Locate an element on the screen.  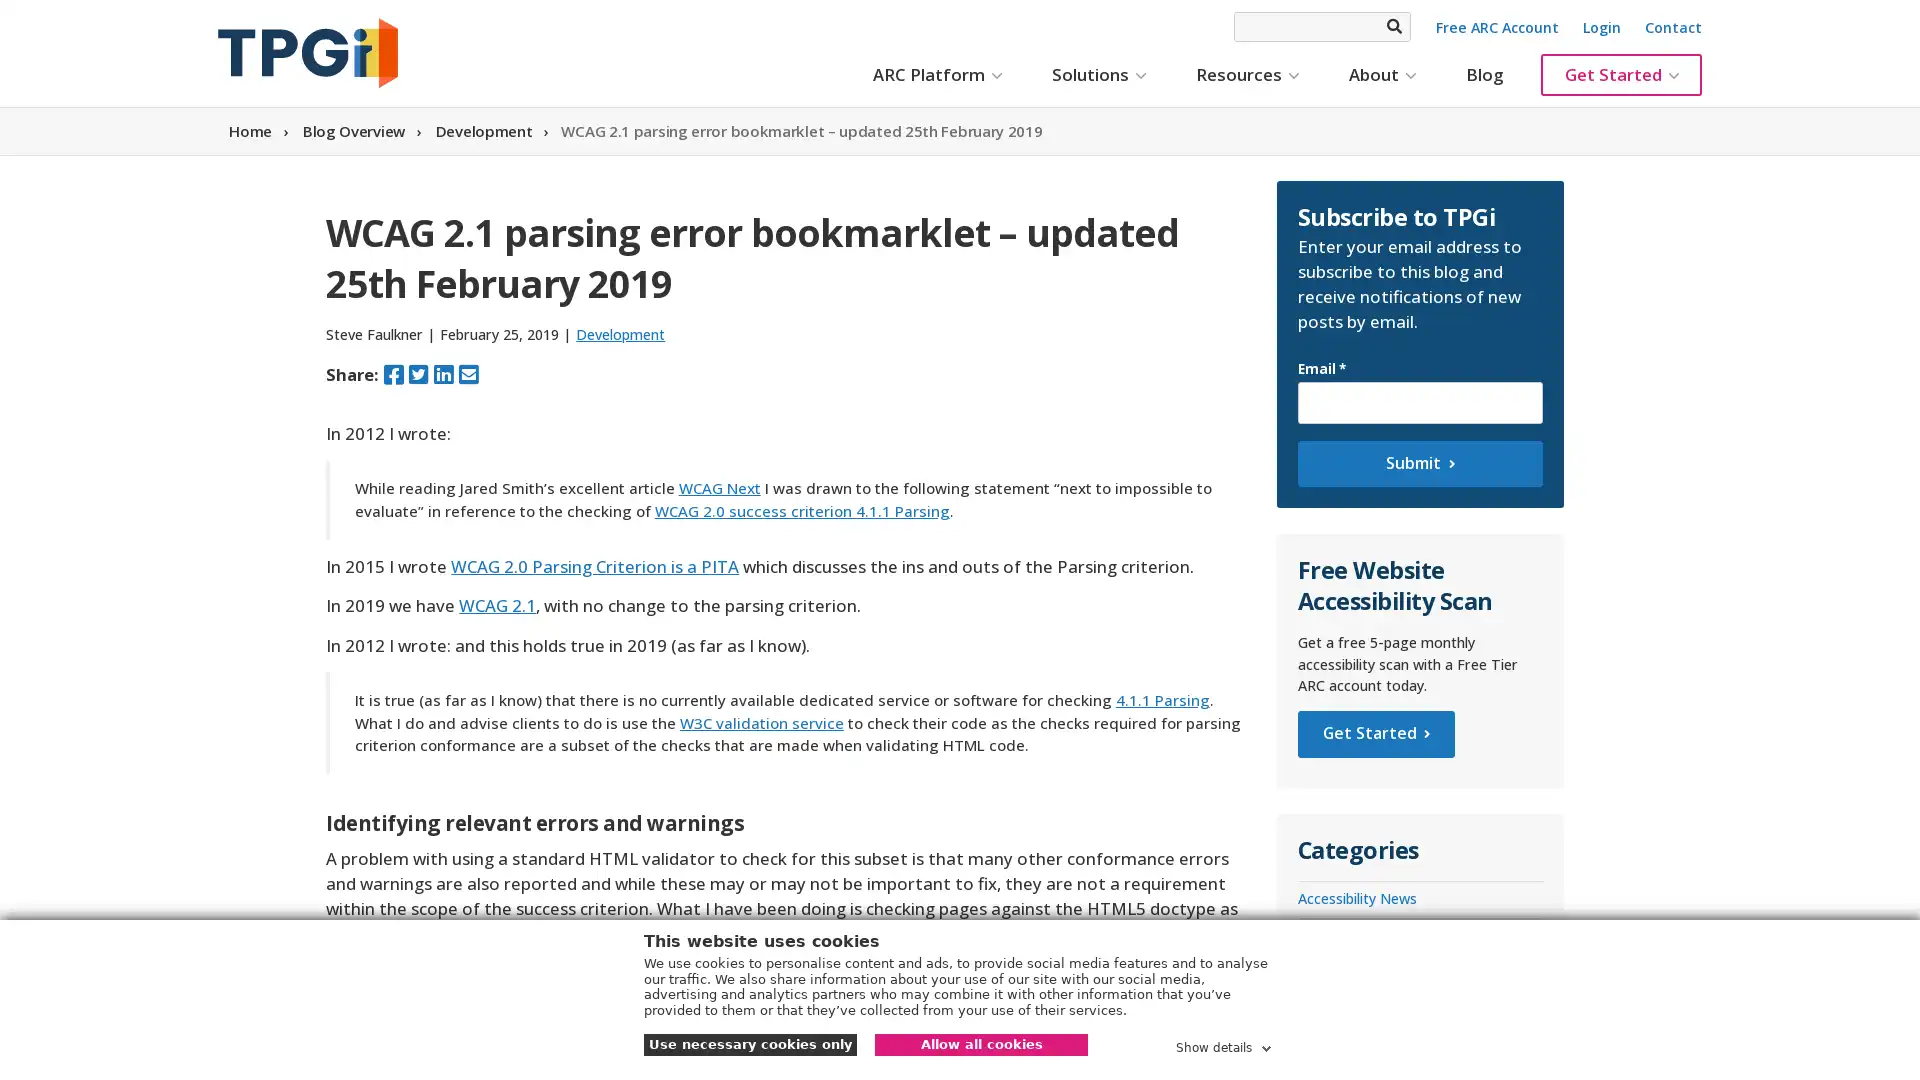
Submit Search is located at coordinates (1392, 26).